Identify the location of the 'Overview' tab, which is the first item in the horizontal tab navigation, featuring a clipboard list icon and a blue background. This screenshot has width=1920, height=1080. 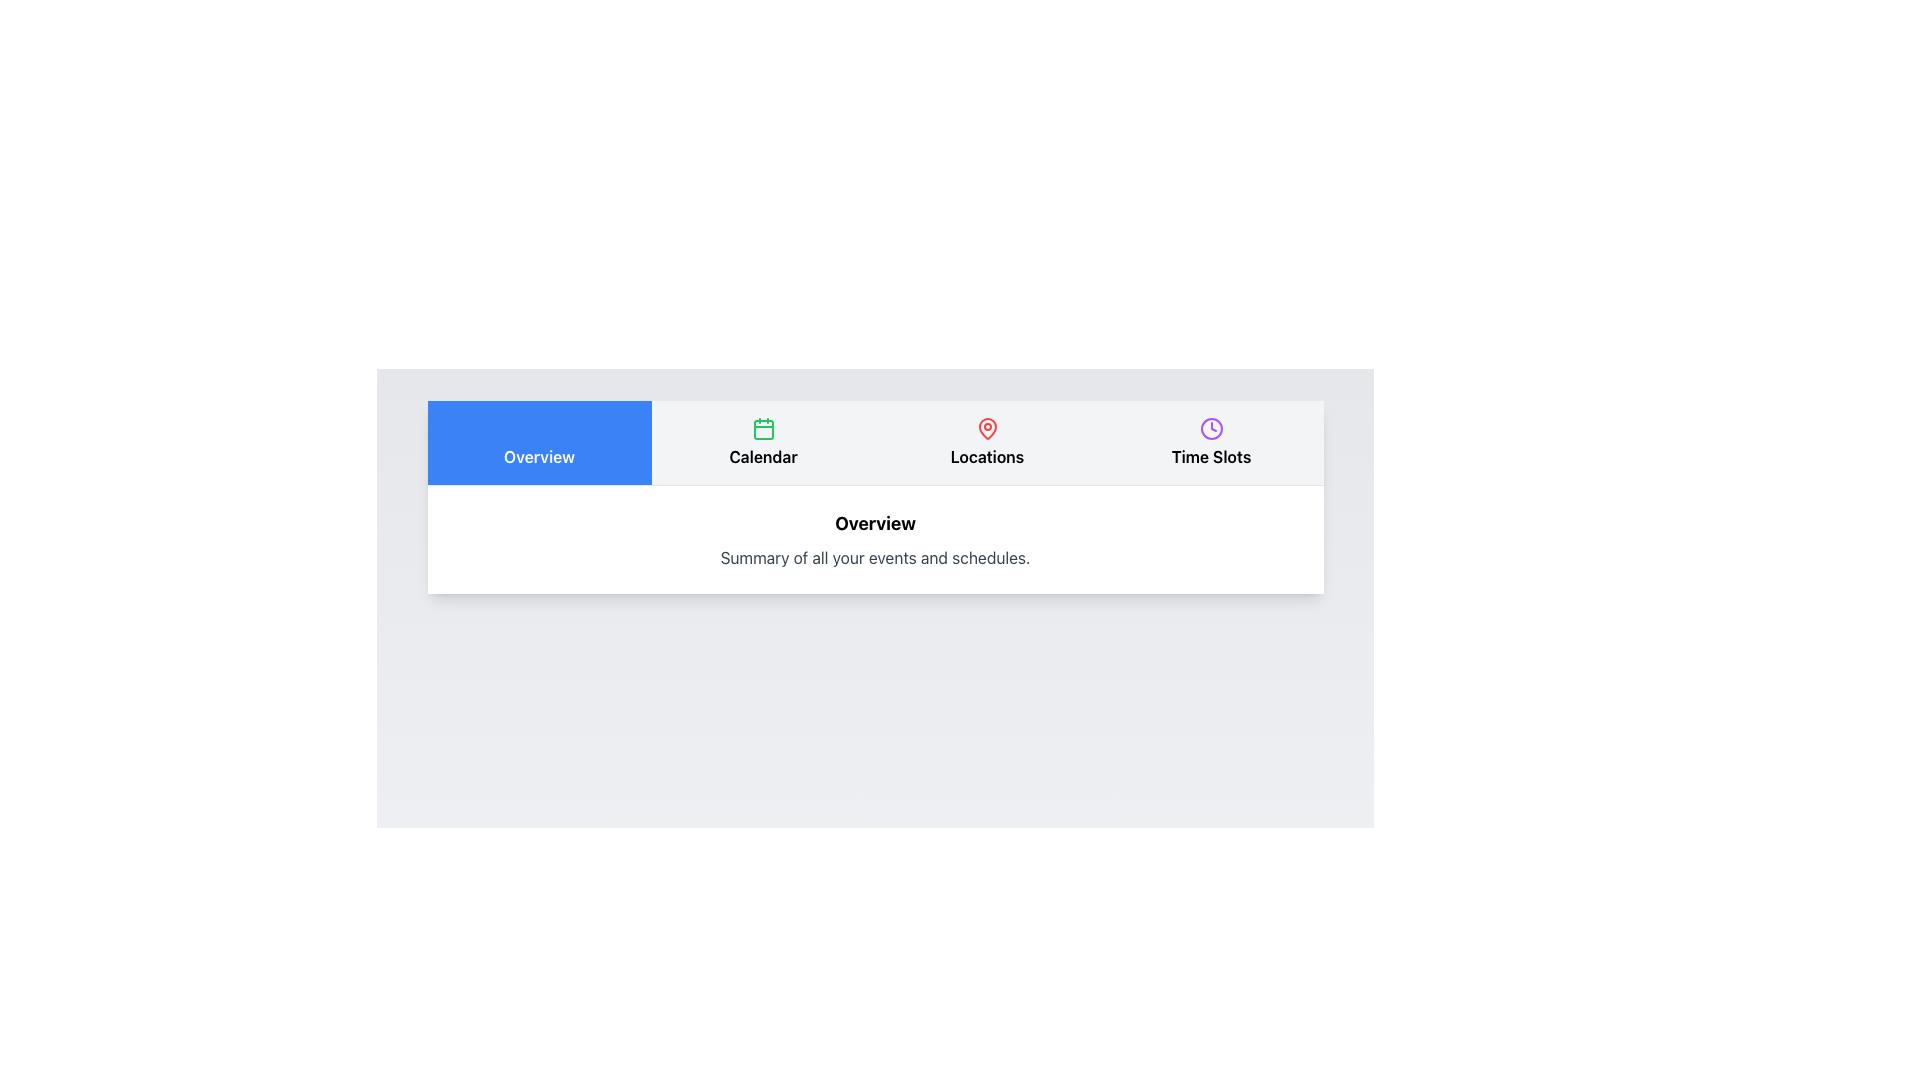
(539, 442).